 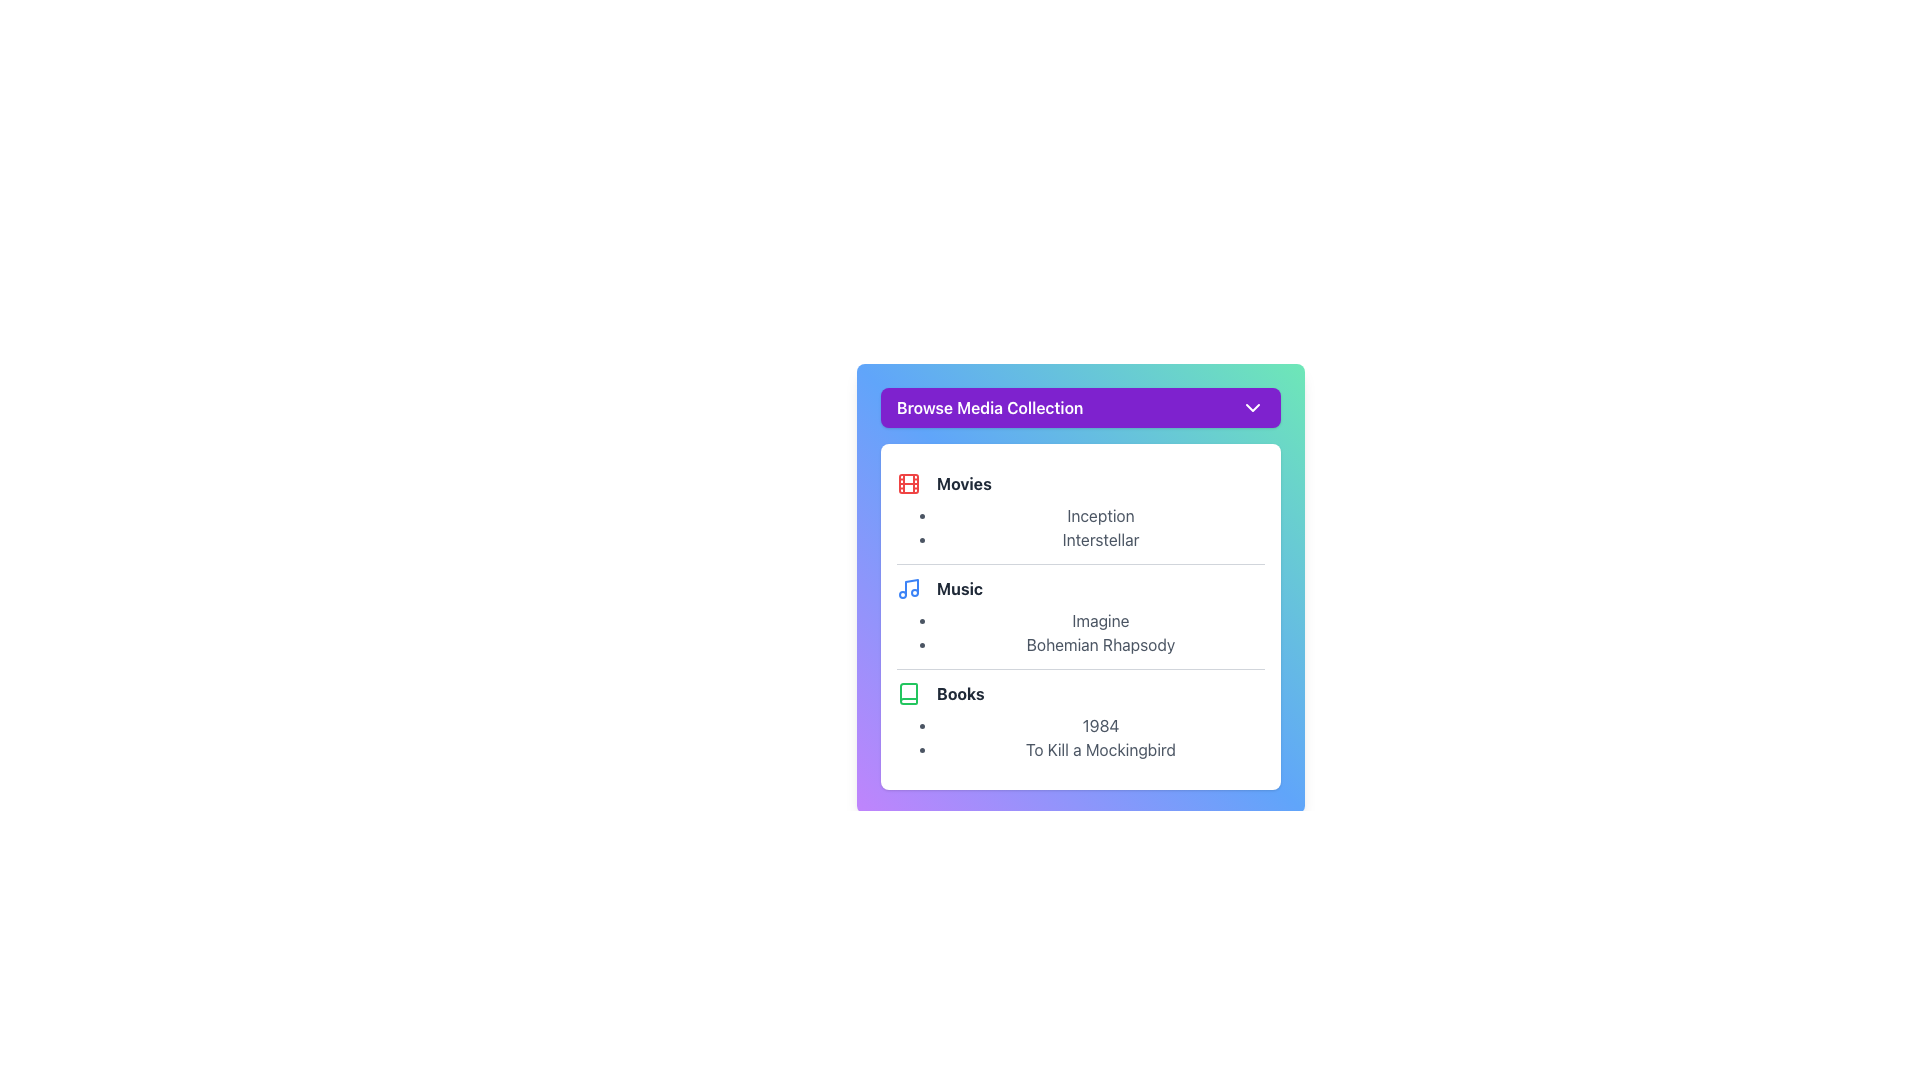 I want to click on the interactive book titles located within the 'Books' section, which features a bold 'Books' heading and a green book icon, so click(x=1079, y=721).